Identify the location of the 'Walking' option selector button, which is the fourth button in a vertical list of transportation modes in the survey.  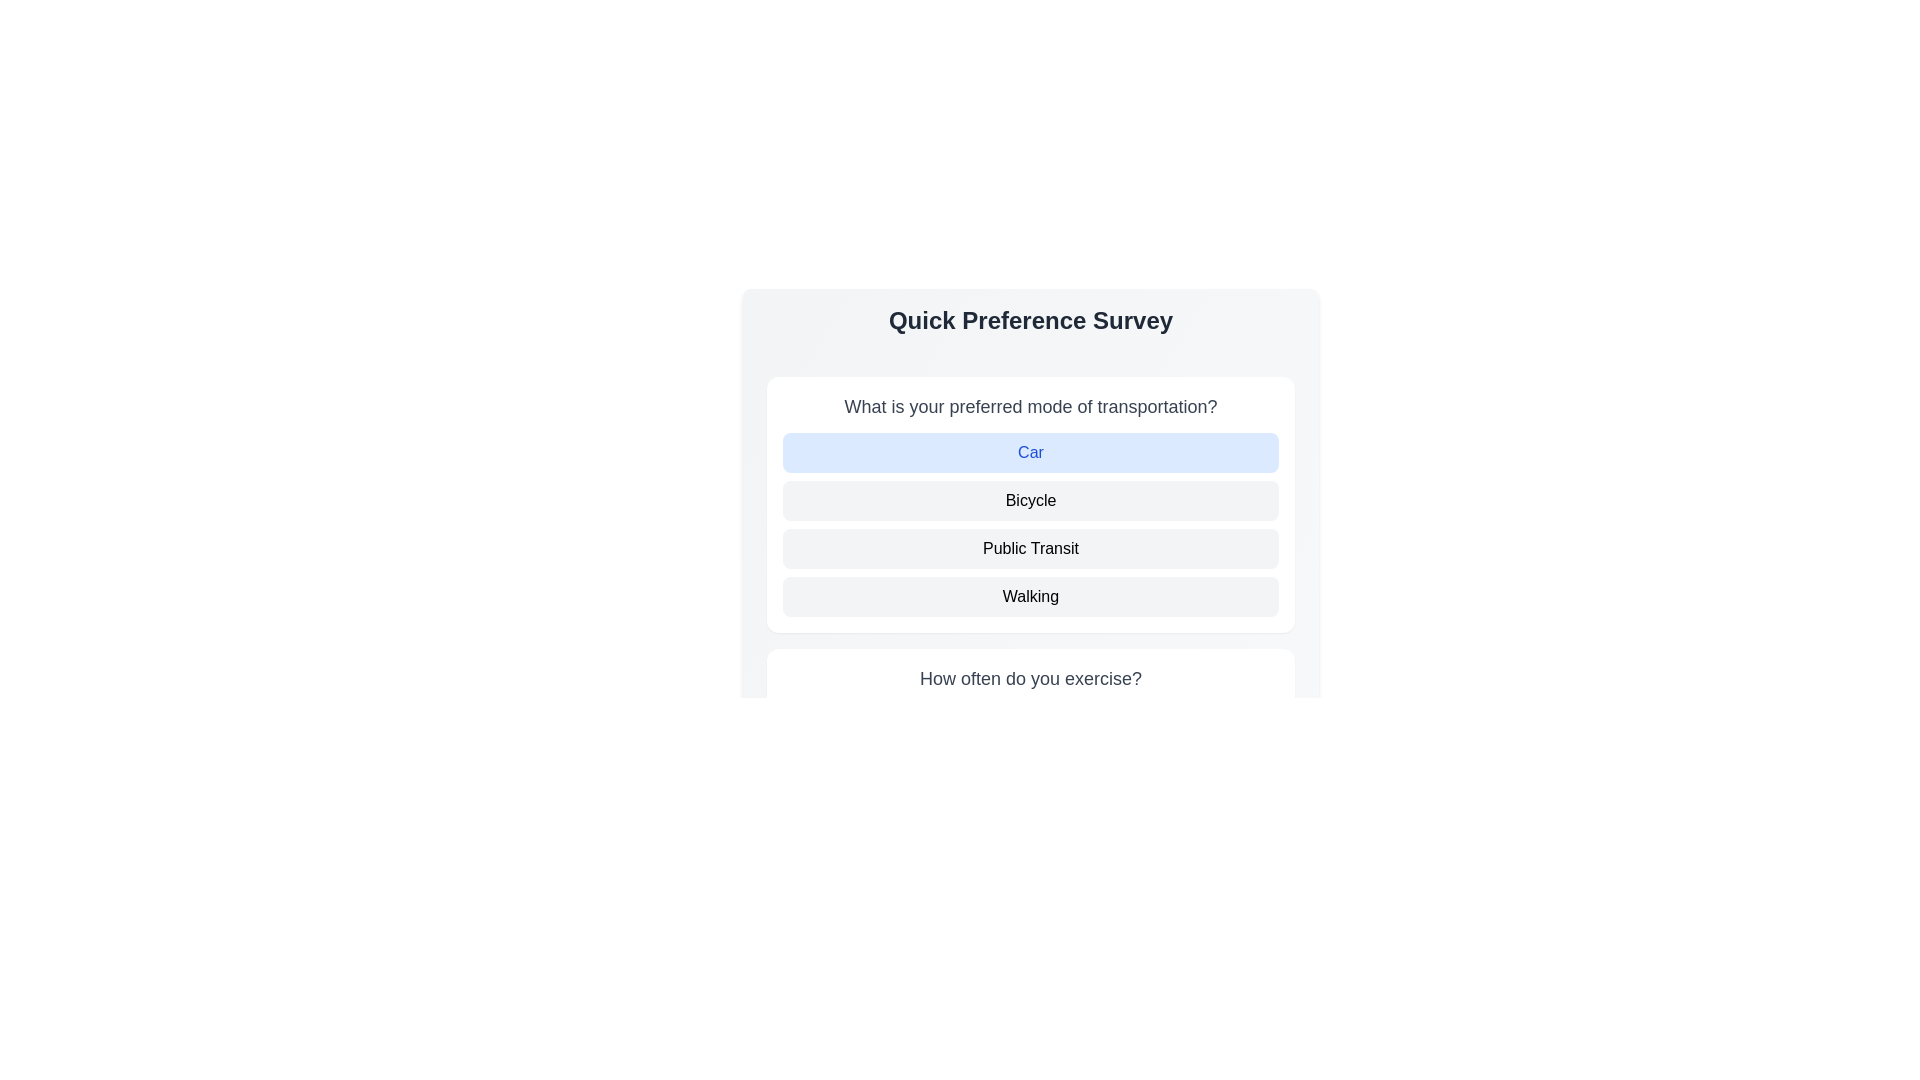
(1031, 596).